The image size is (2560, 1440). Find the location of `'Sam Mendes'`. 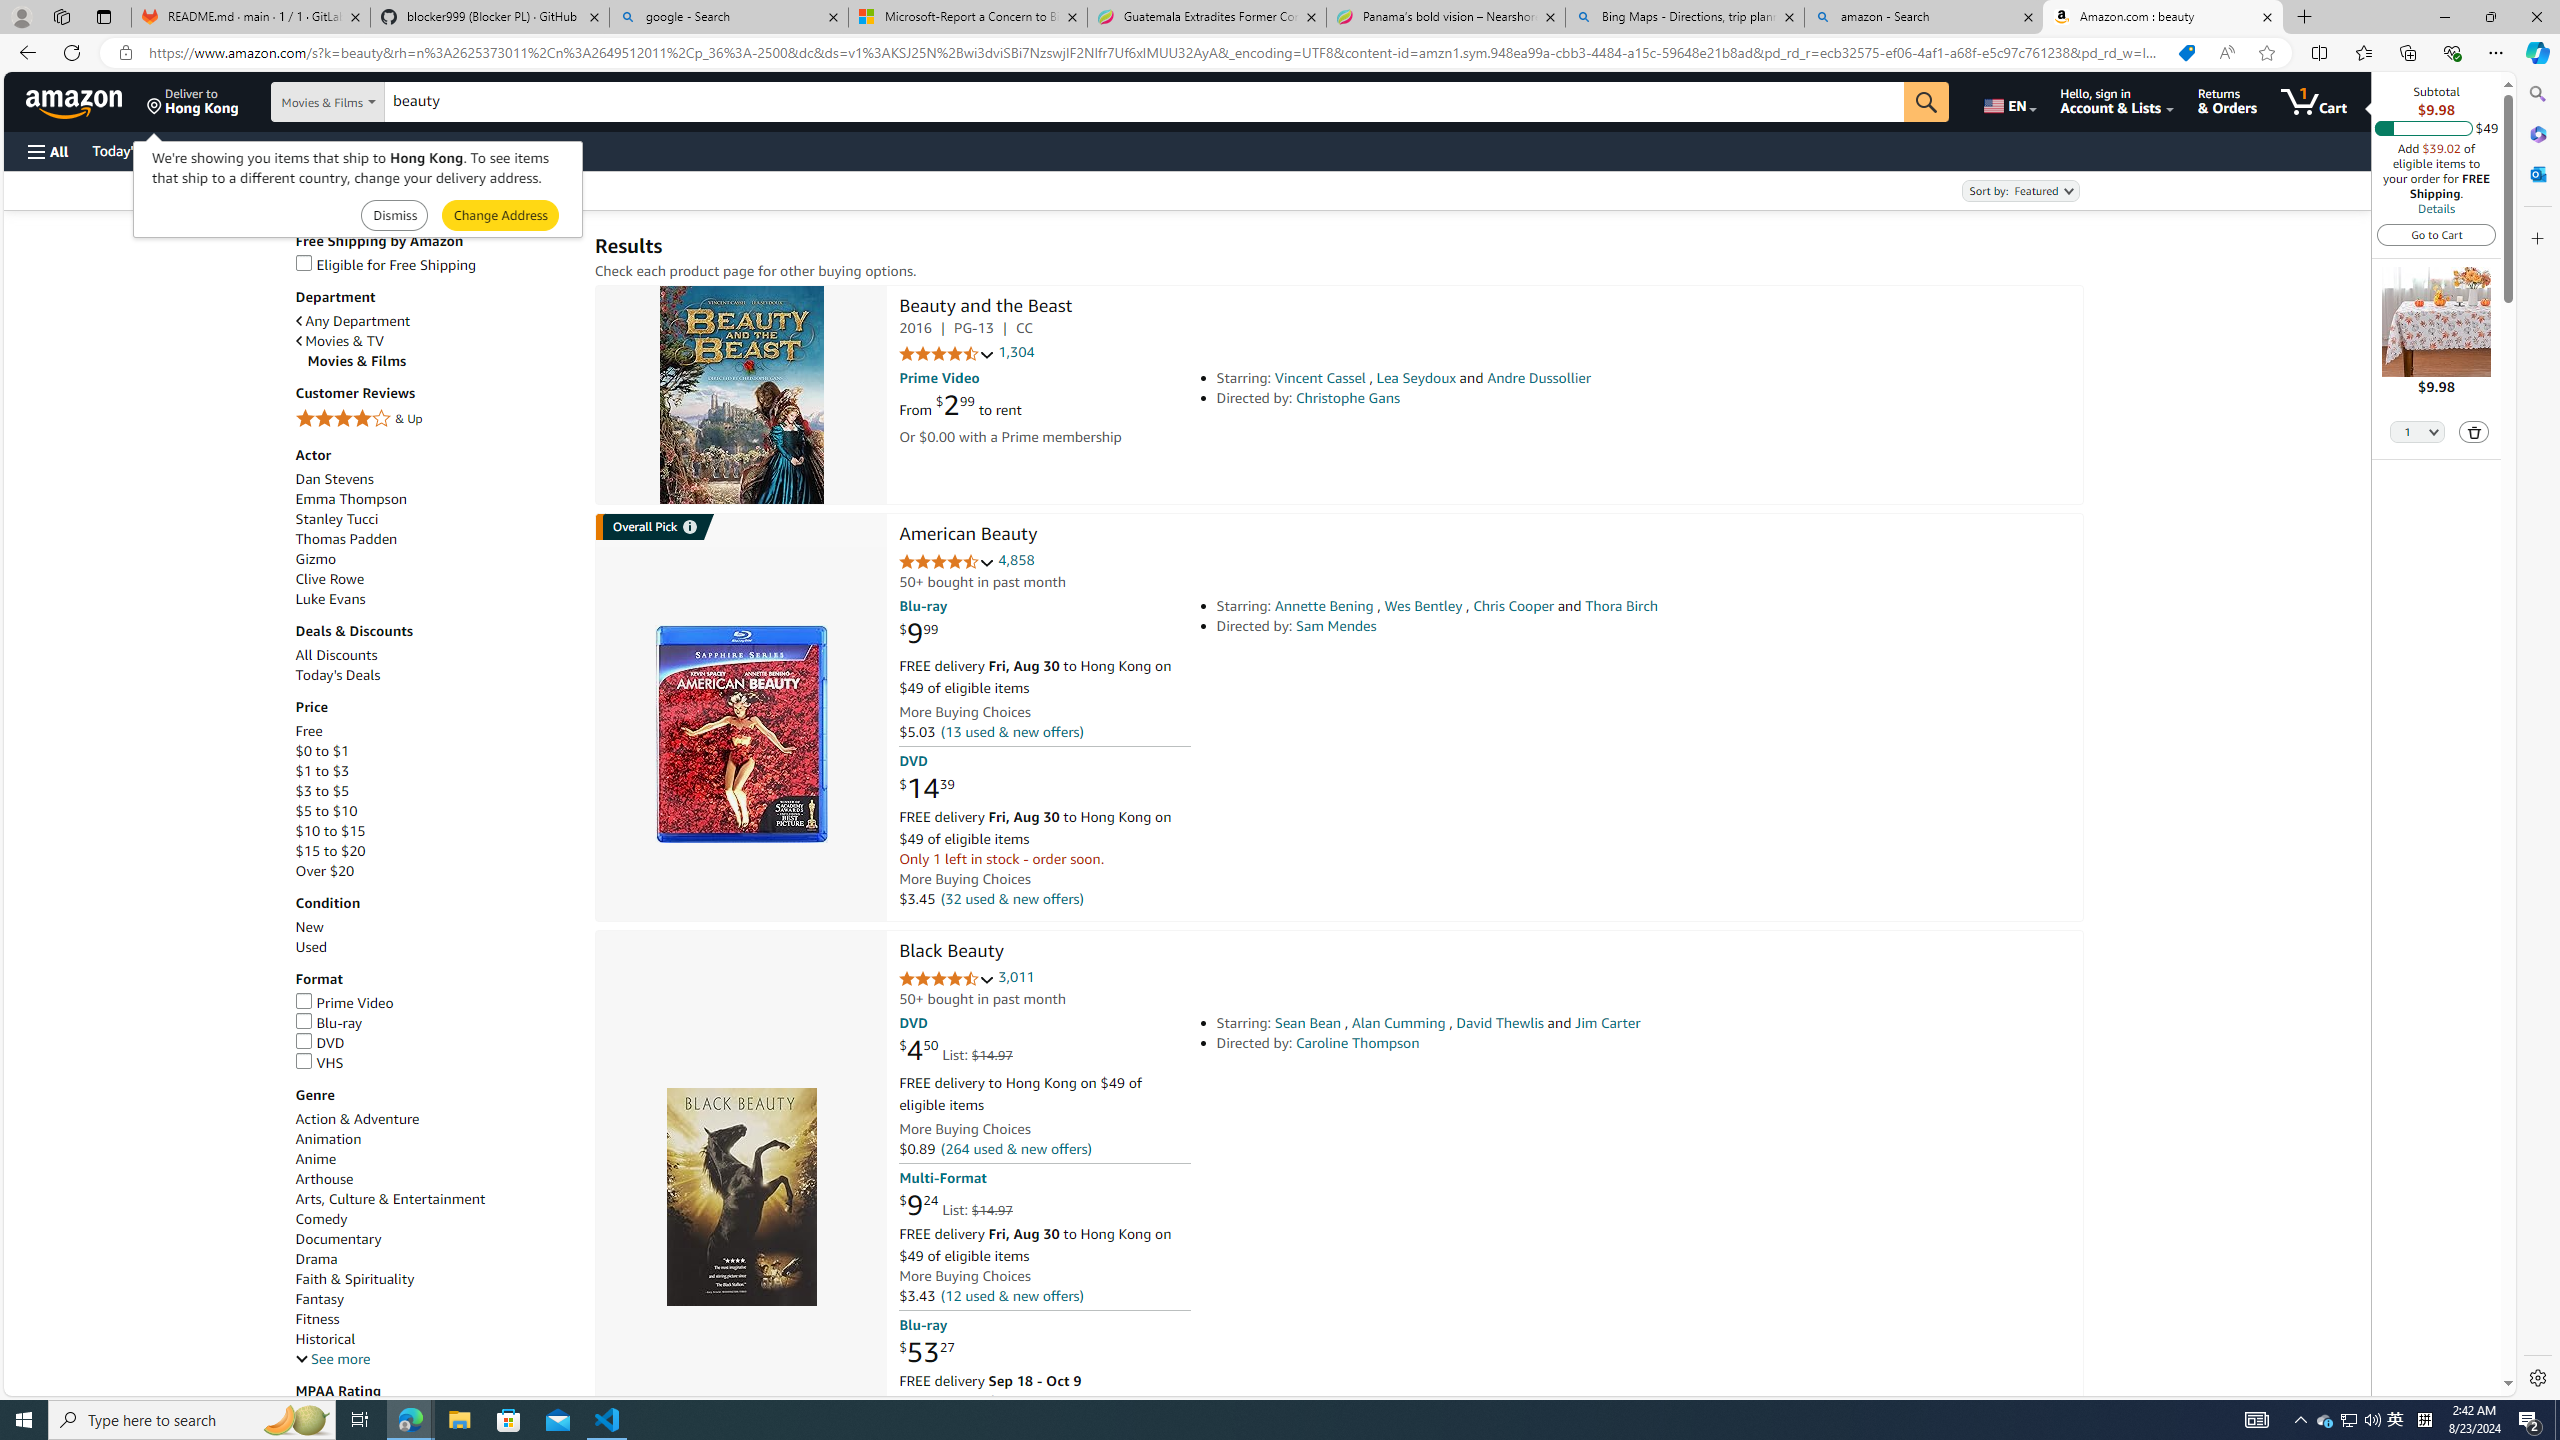

'Sam Mendes' is located at coordinates (1336, 625).